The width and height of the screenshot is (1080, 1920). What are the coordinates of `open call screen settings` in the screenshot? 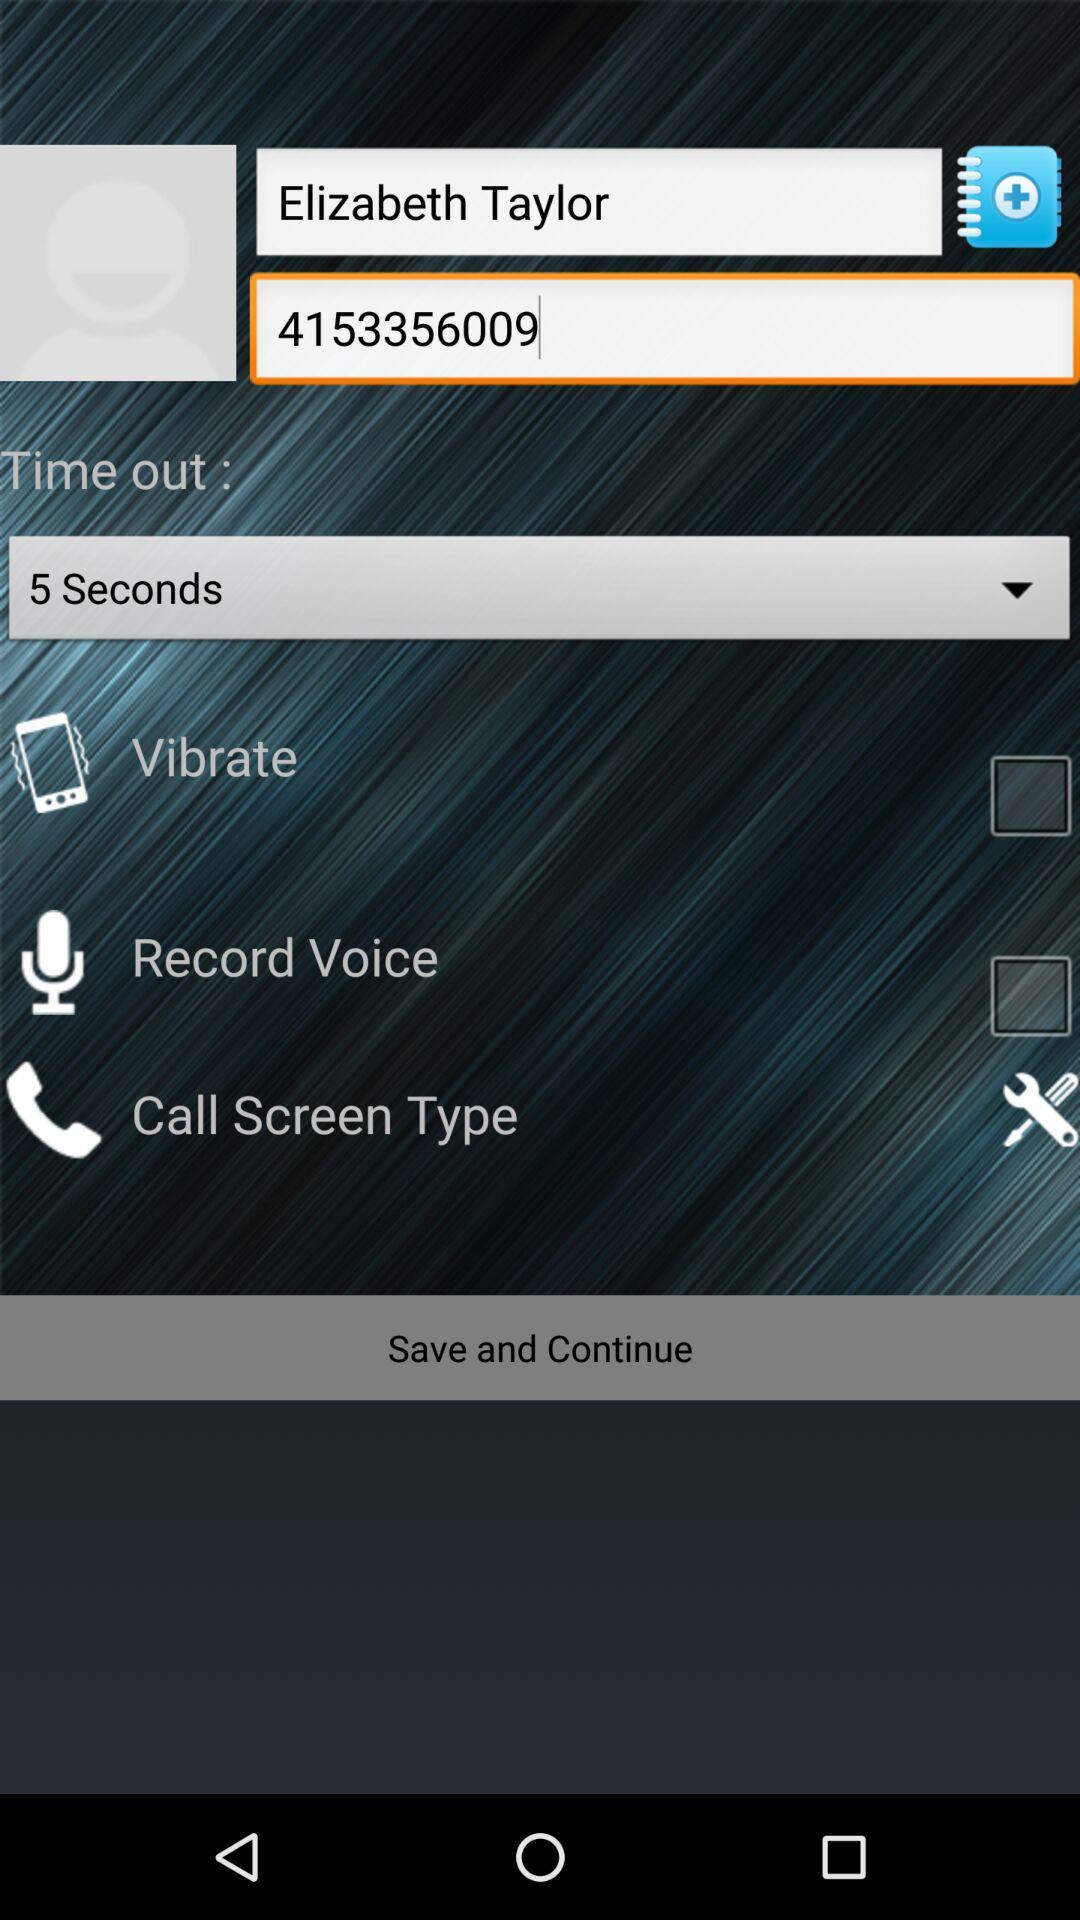 It's located at (1039, 1109).